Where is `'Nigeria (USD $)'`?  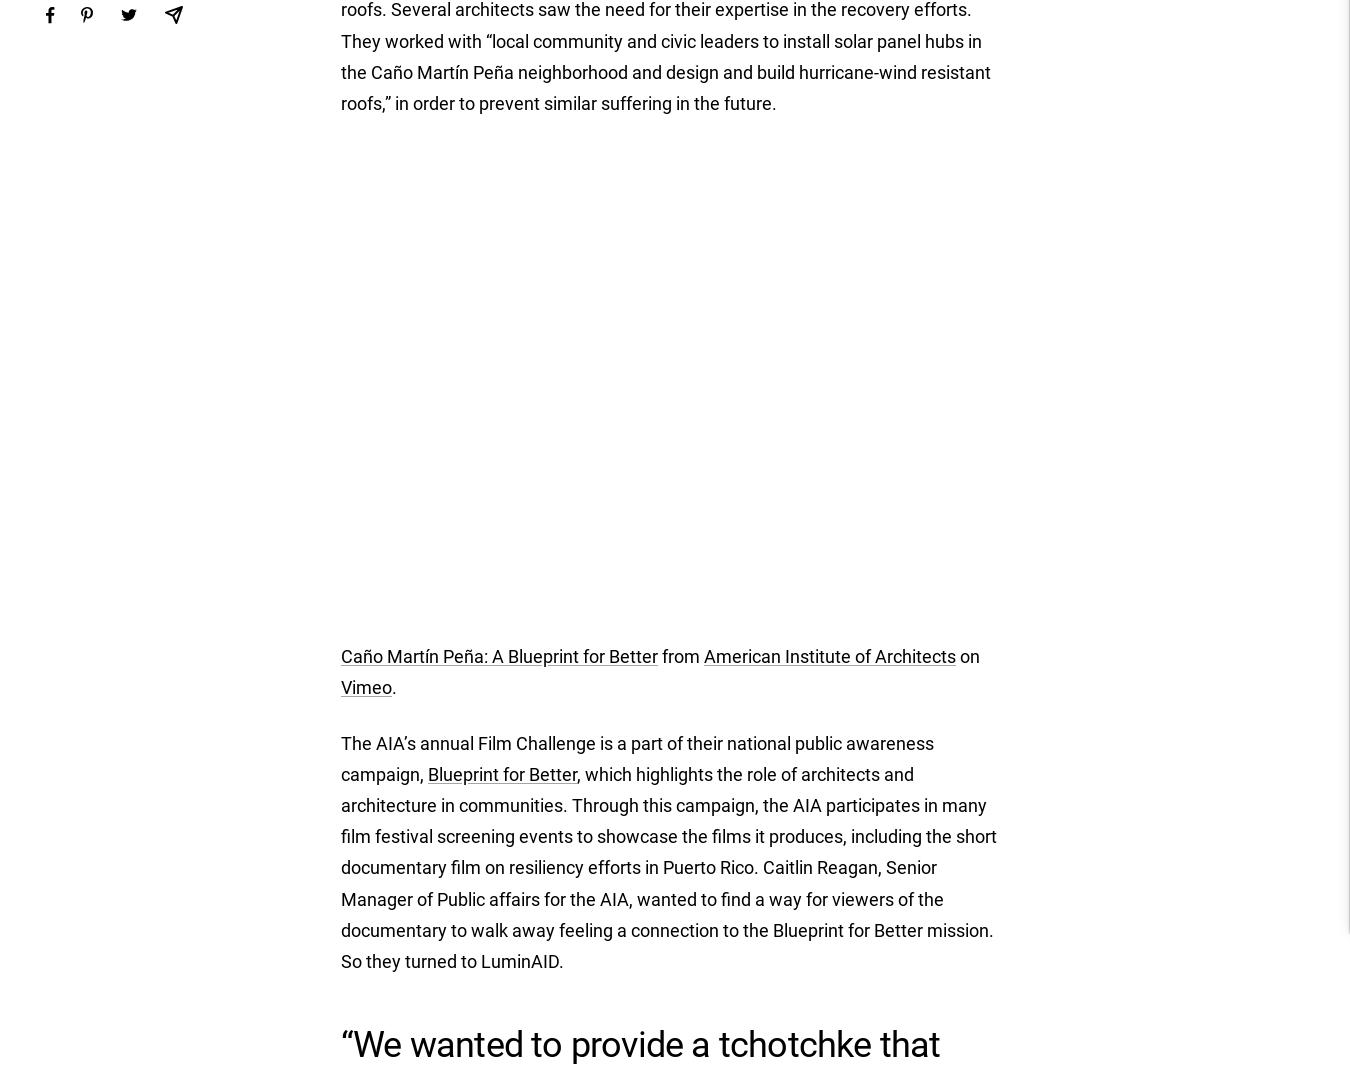 'Nigeria (USD $)' is located at coordinates (973, 890).